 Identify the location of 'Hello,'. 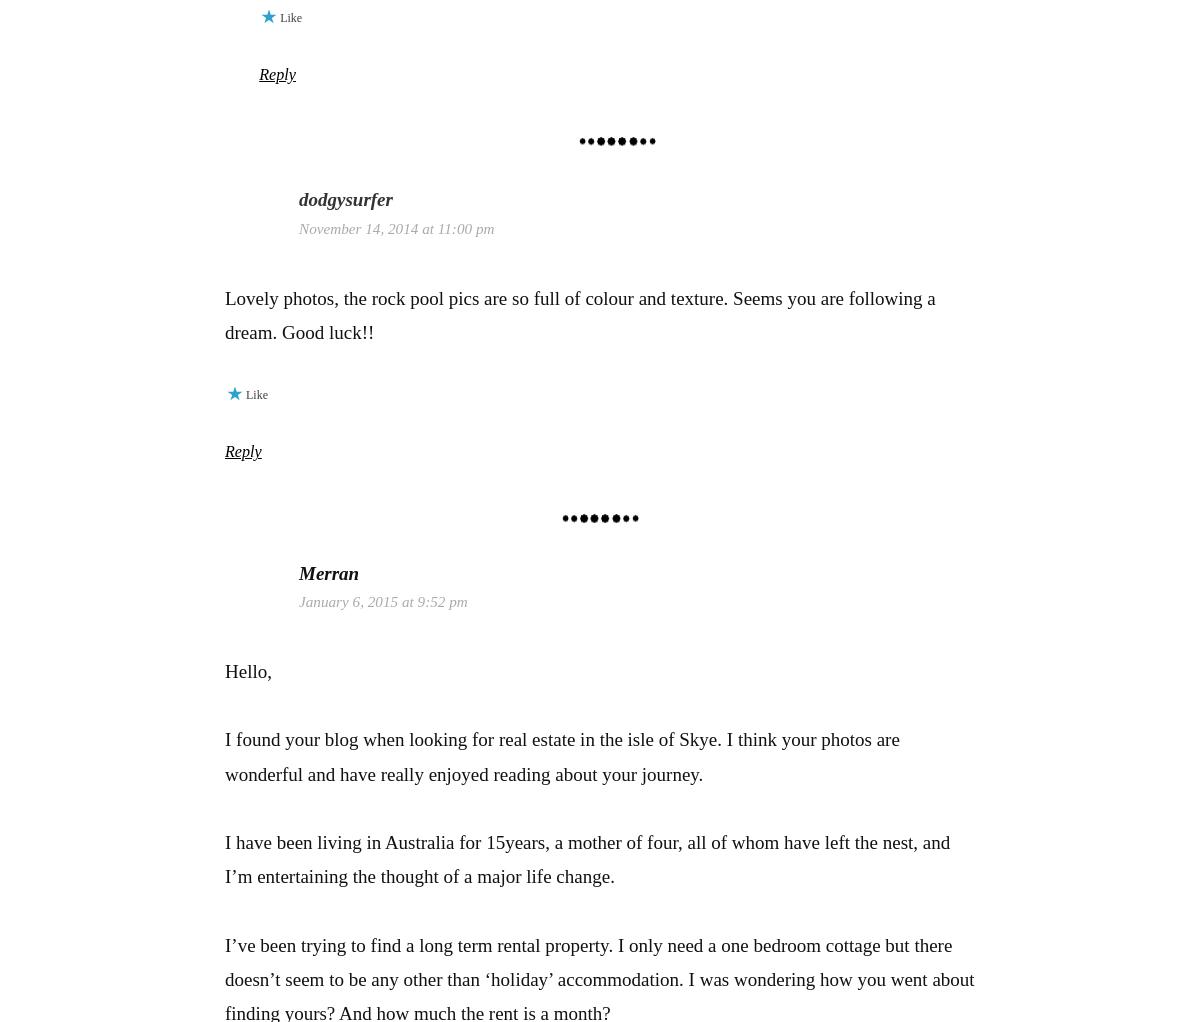
(224, 670).